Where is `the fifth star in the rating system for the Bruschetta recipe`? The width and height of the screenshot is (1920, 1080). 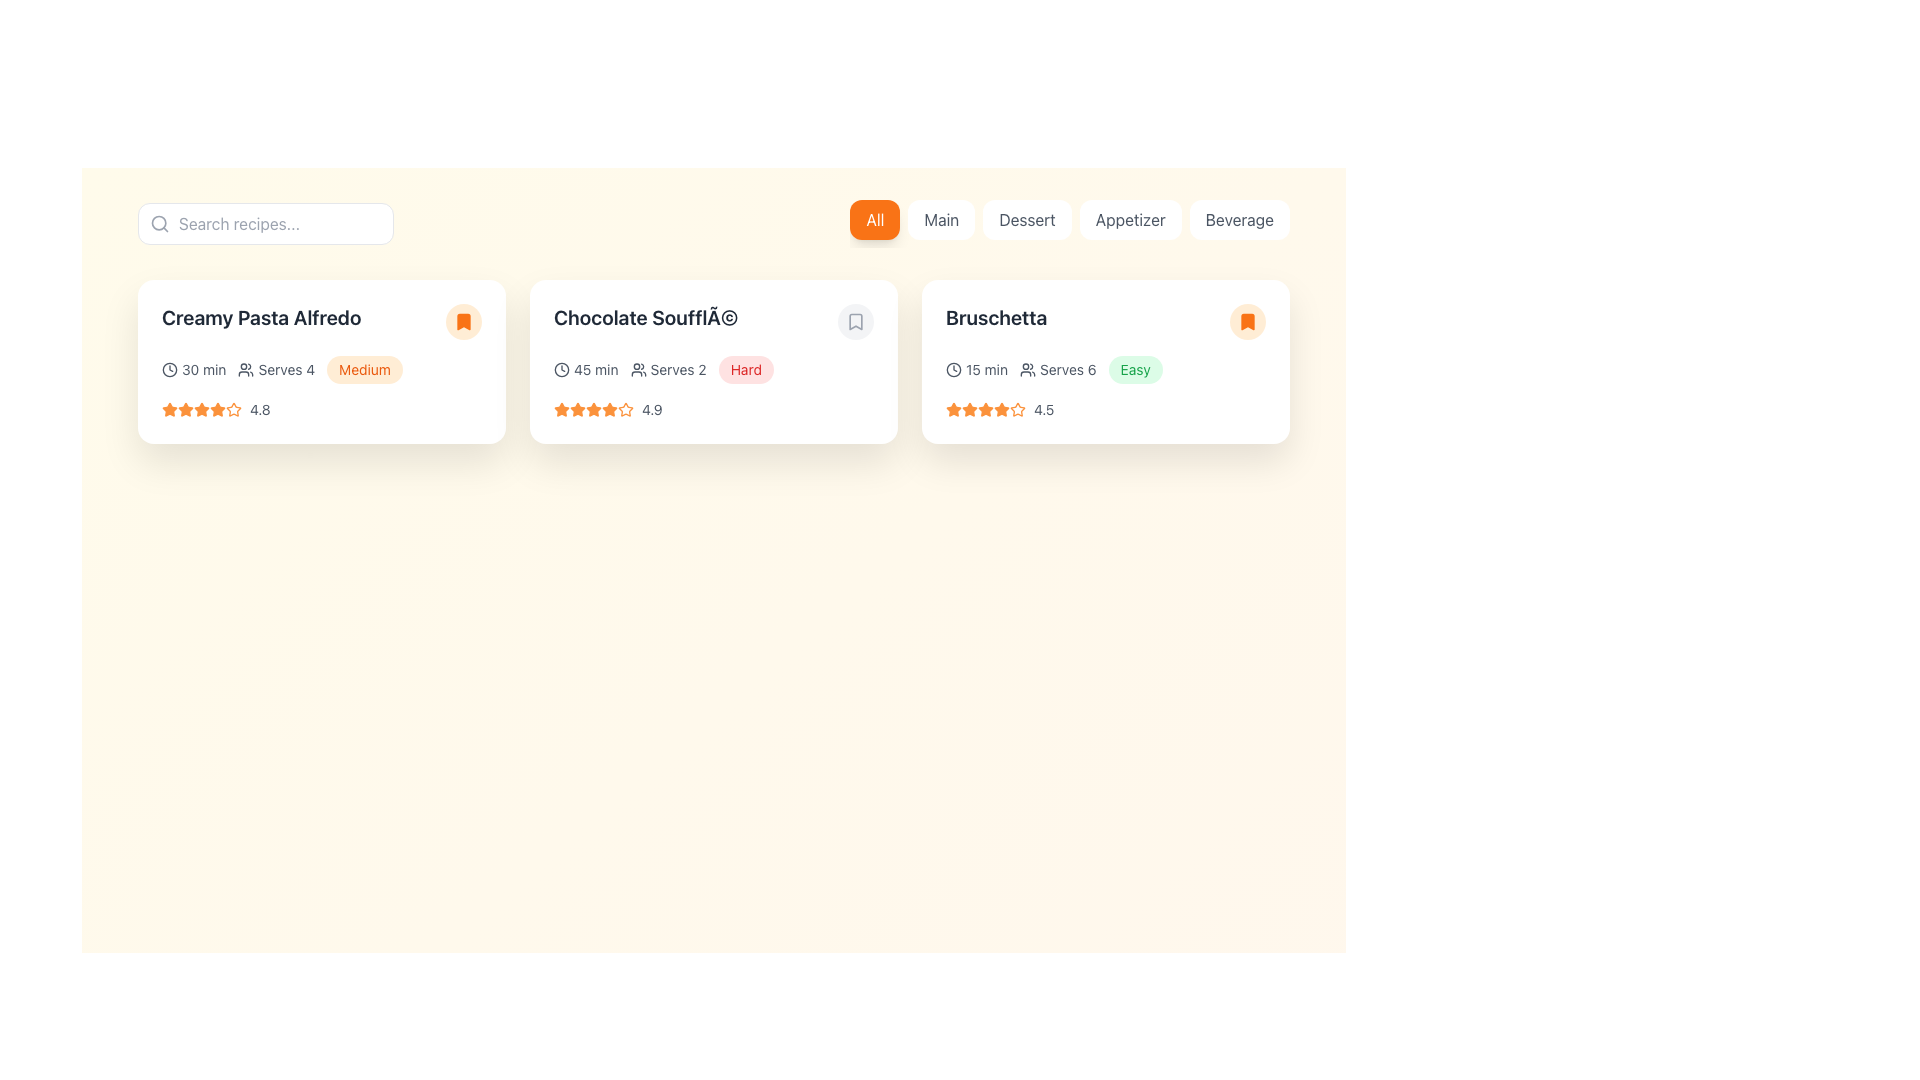
the fifth star in the rating system for the Bruschetta recipe is located at coordinates (969, 408).